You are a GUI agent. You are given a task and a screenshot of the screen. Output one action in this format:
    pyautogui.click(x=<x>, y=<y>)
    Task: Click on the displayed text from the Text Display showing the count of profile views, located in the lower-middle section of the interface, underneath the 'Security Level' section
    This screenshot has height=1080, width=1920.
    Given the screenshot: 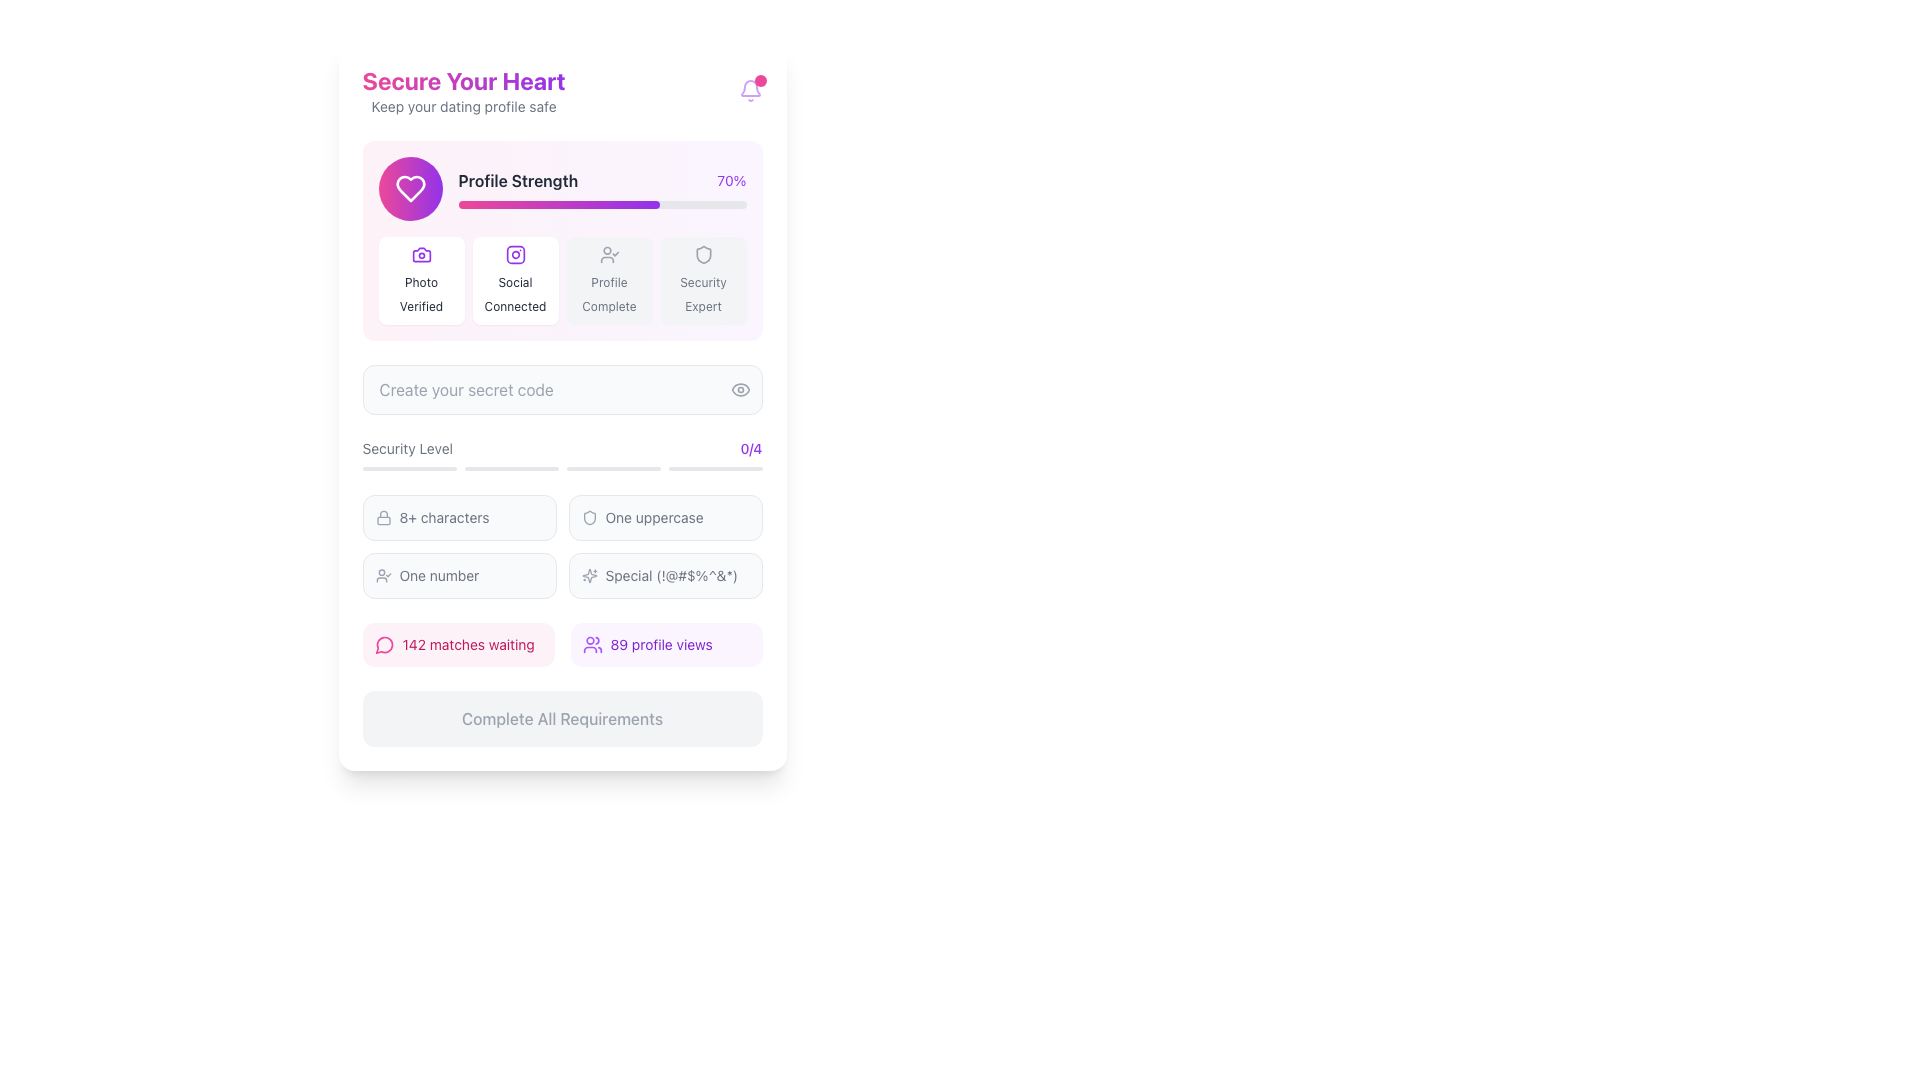 What is the action you would take?
    pyautogui.click(x=661, y=644)
    